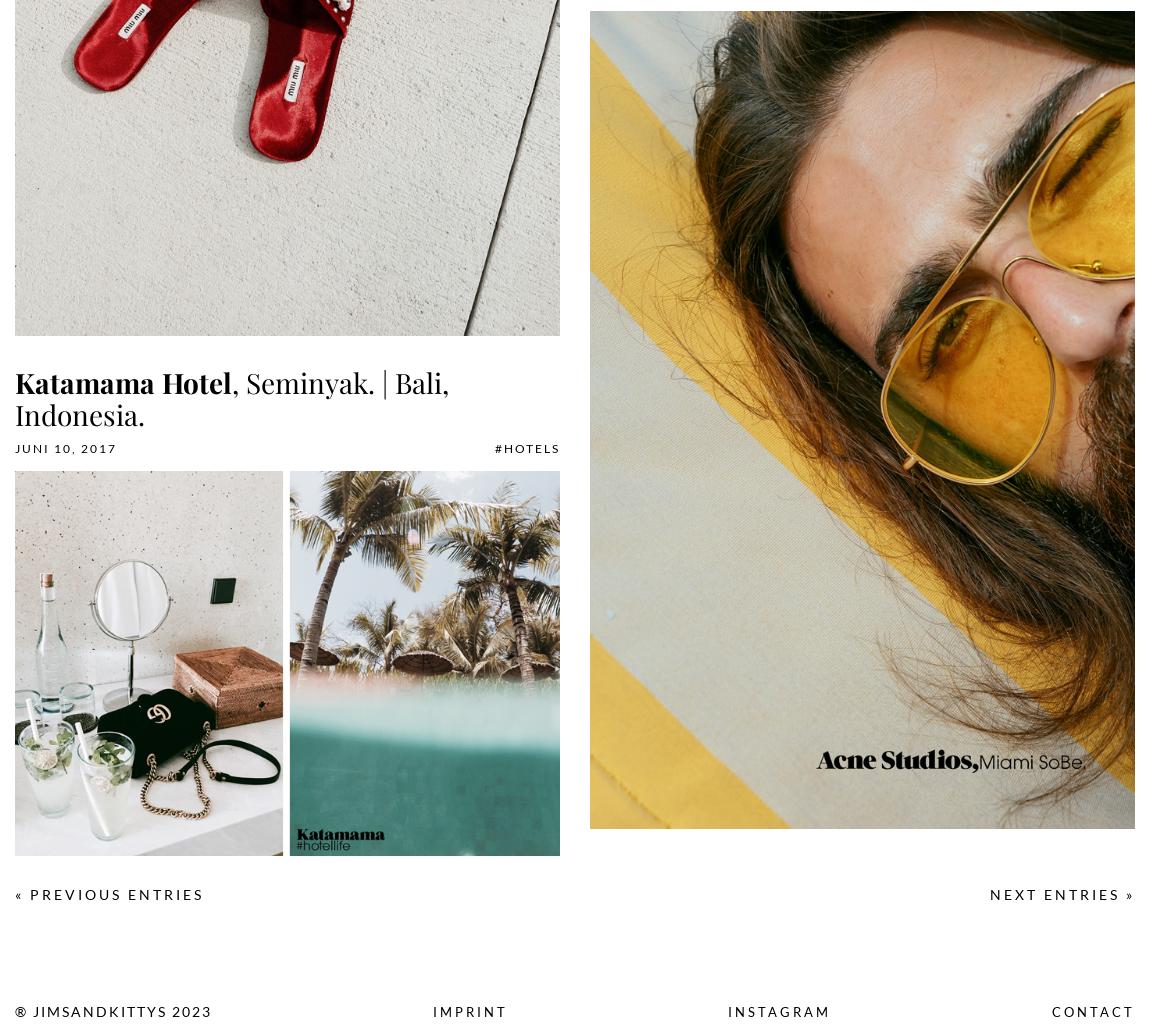 The width and height of the screenshot is (1150, 1036). What do you see at coordinates (122, 382) in the screenshot?
I see `'Katamama Hotel'` at bounding box center [122, 382].